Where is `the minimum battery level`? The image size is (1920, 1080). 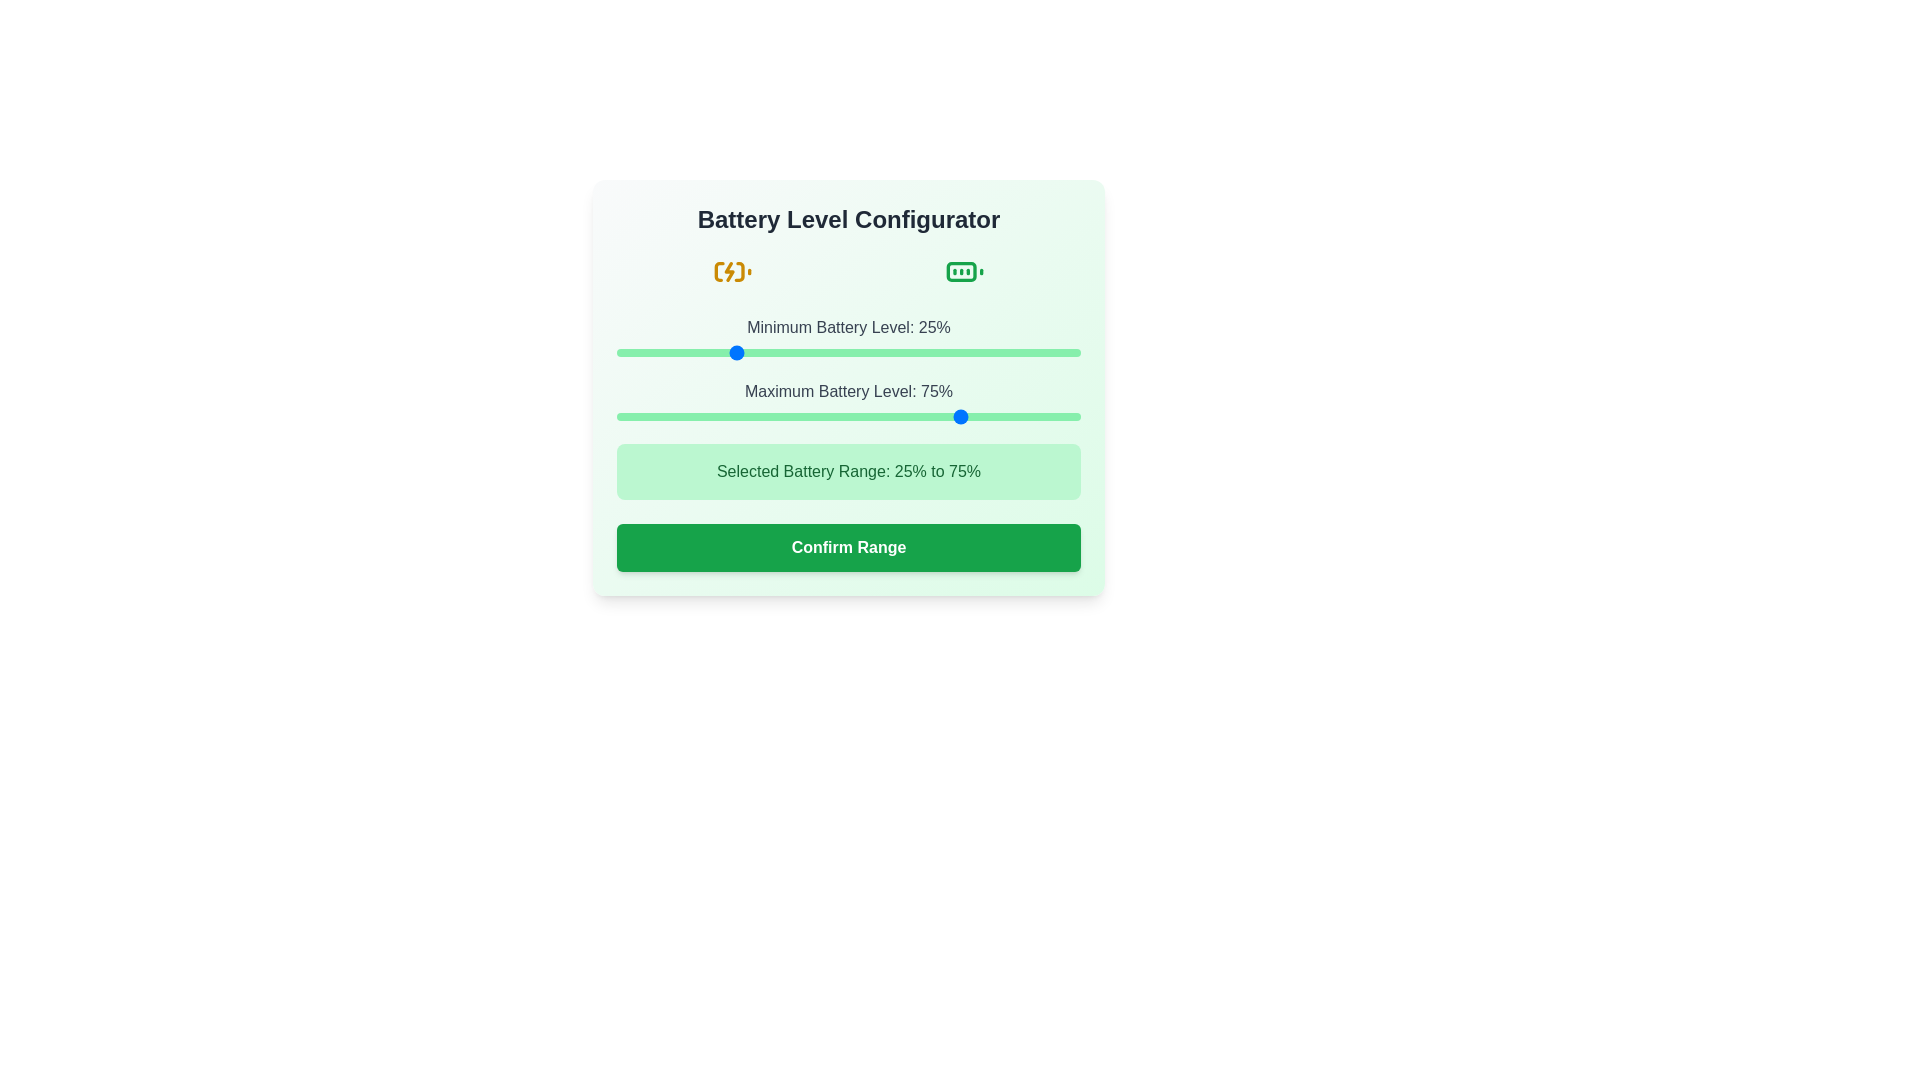 the minimum battery level is located at coordinates (1025, 352).